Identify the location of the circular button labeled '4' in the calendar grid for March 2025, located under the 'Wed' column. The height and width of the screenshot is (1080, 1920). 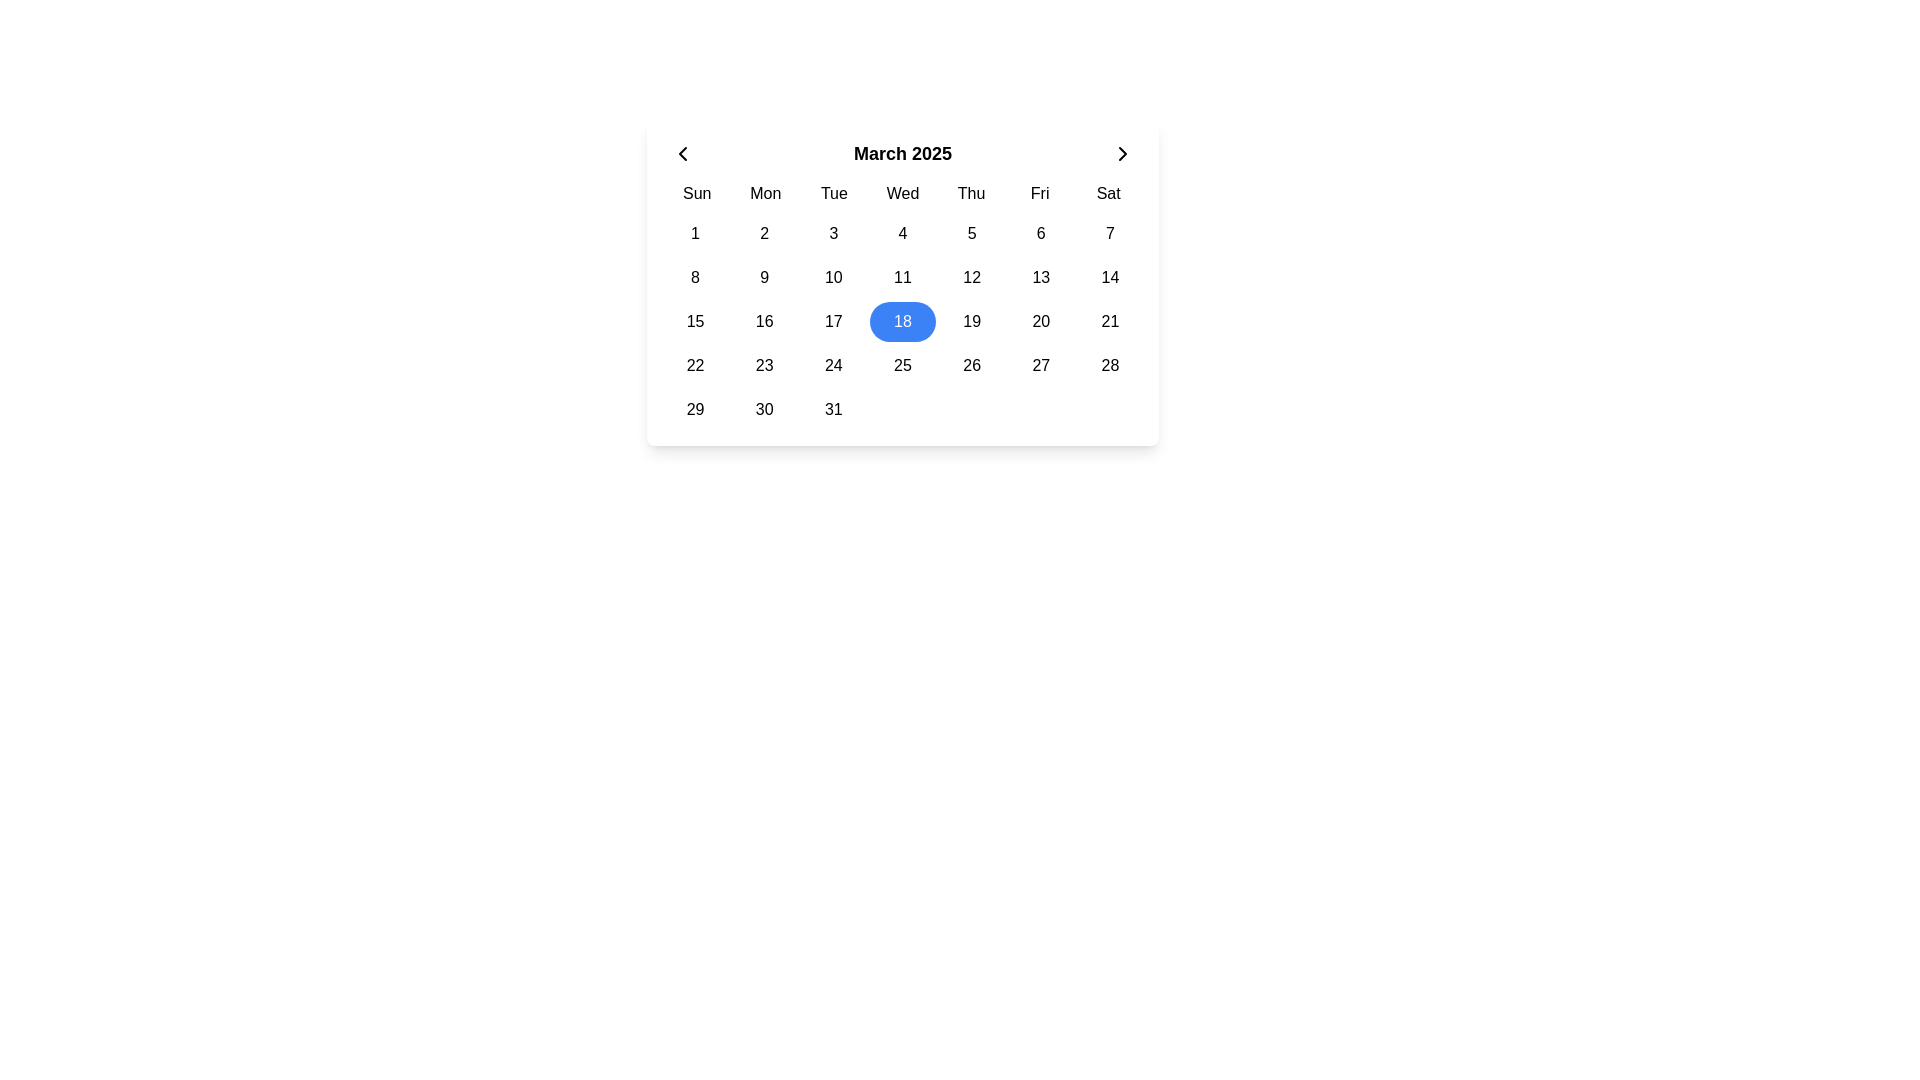
(901, 233).